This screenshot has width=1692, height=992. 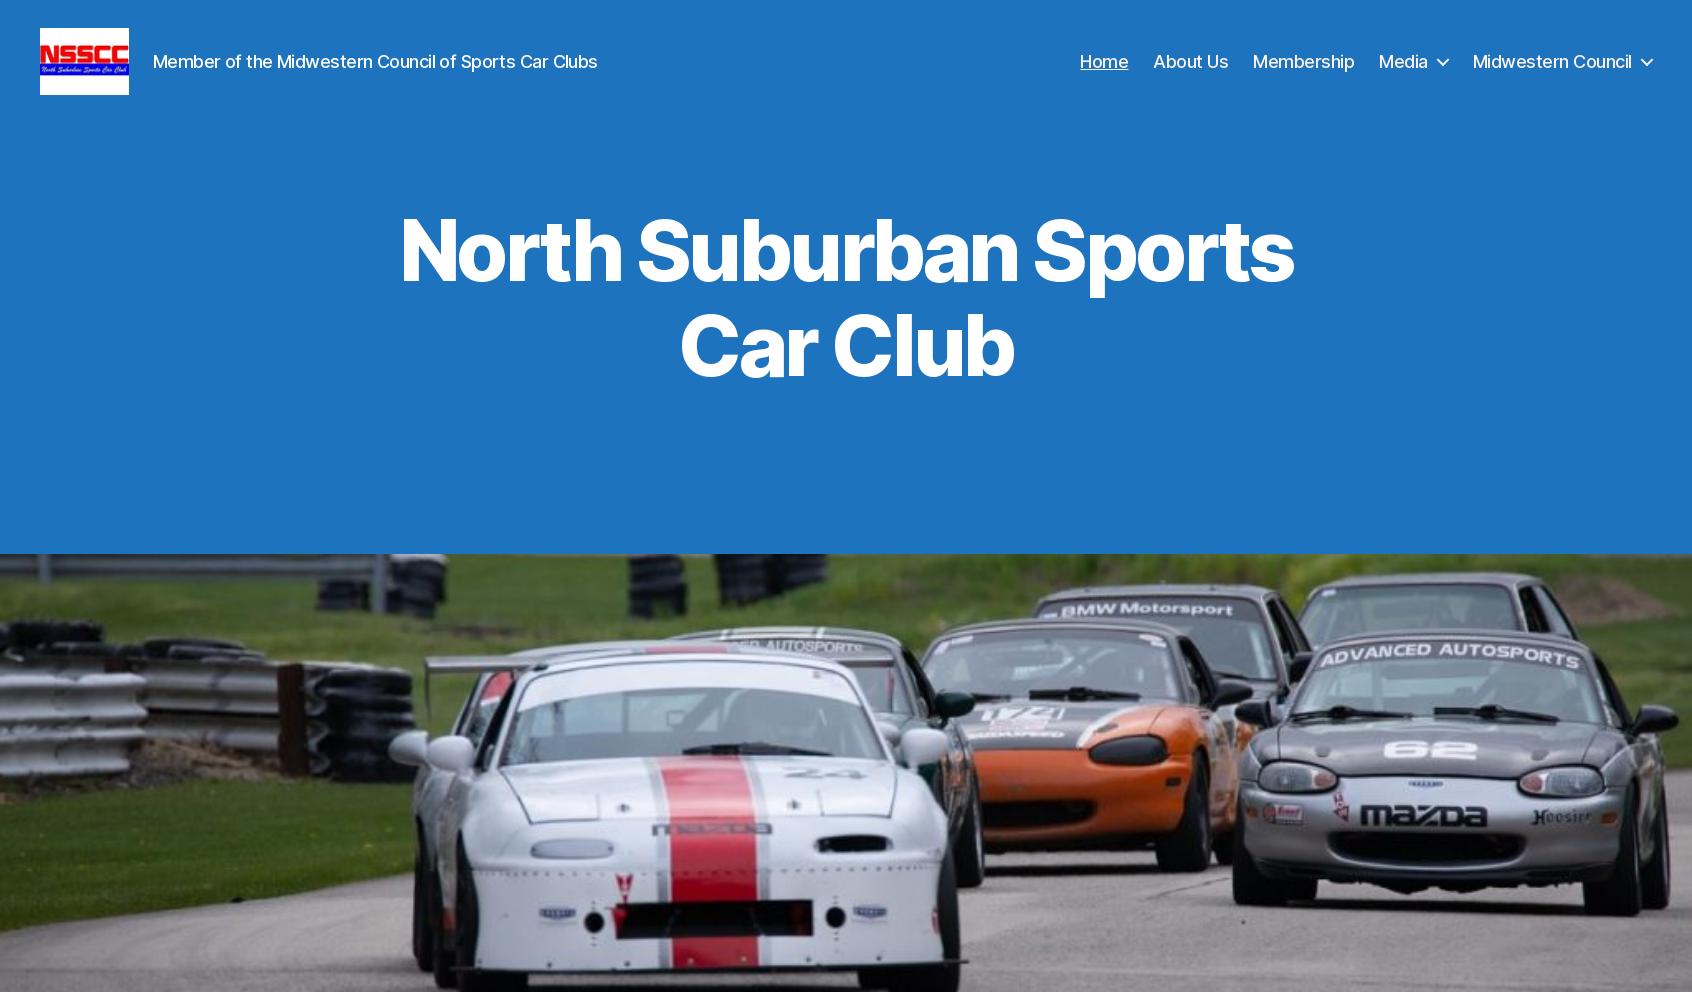 What do you see at coordinates (697, 977) in the screenshot?
I see `'Chris McGuire – President, NSSCC'` at bounding box center [697, 977].